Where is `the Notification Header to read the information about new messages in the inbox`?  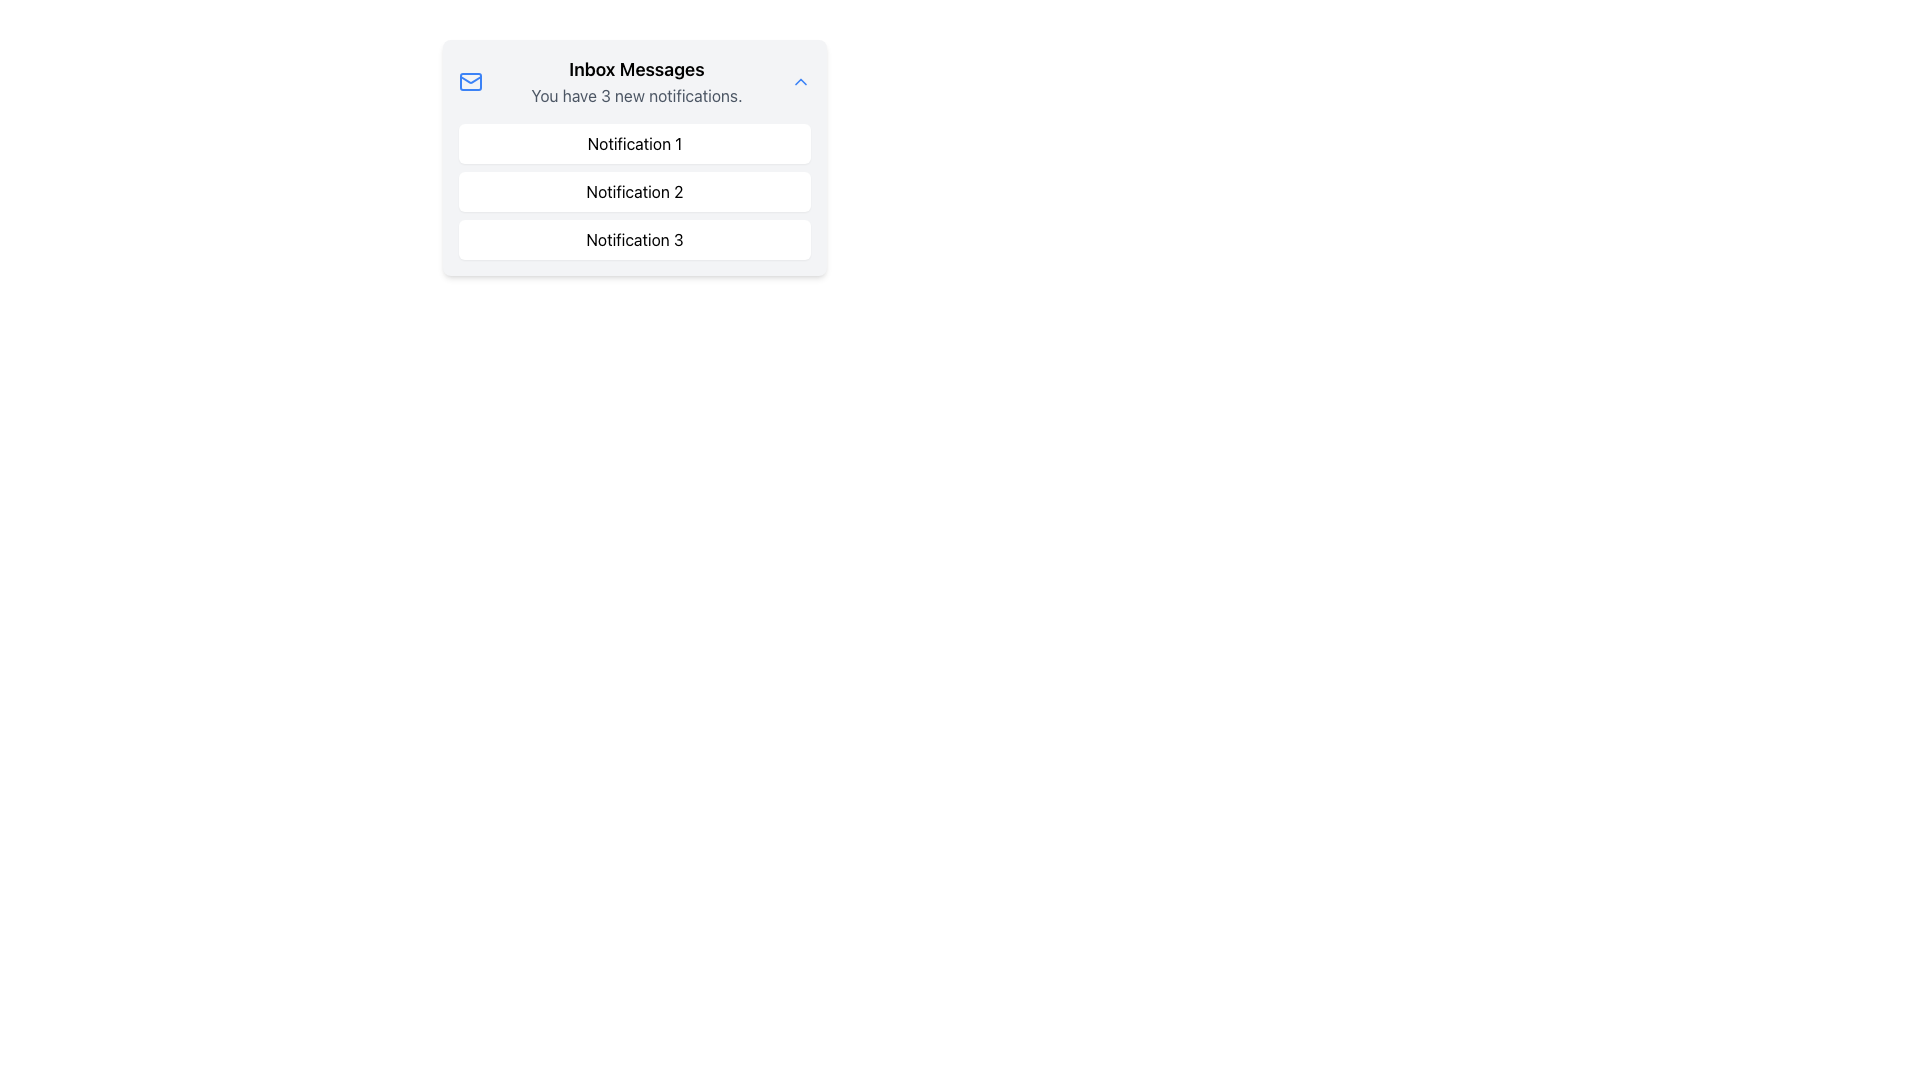 the Notification Header to read the information about new messages in the inbox is located at coordinates (633, 80).